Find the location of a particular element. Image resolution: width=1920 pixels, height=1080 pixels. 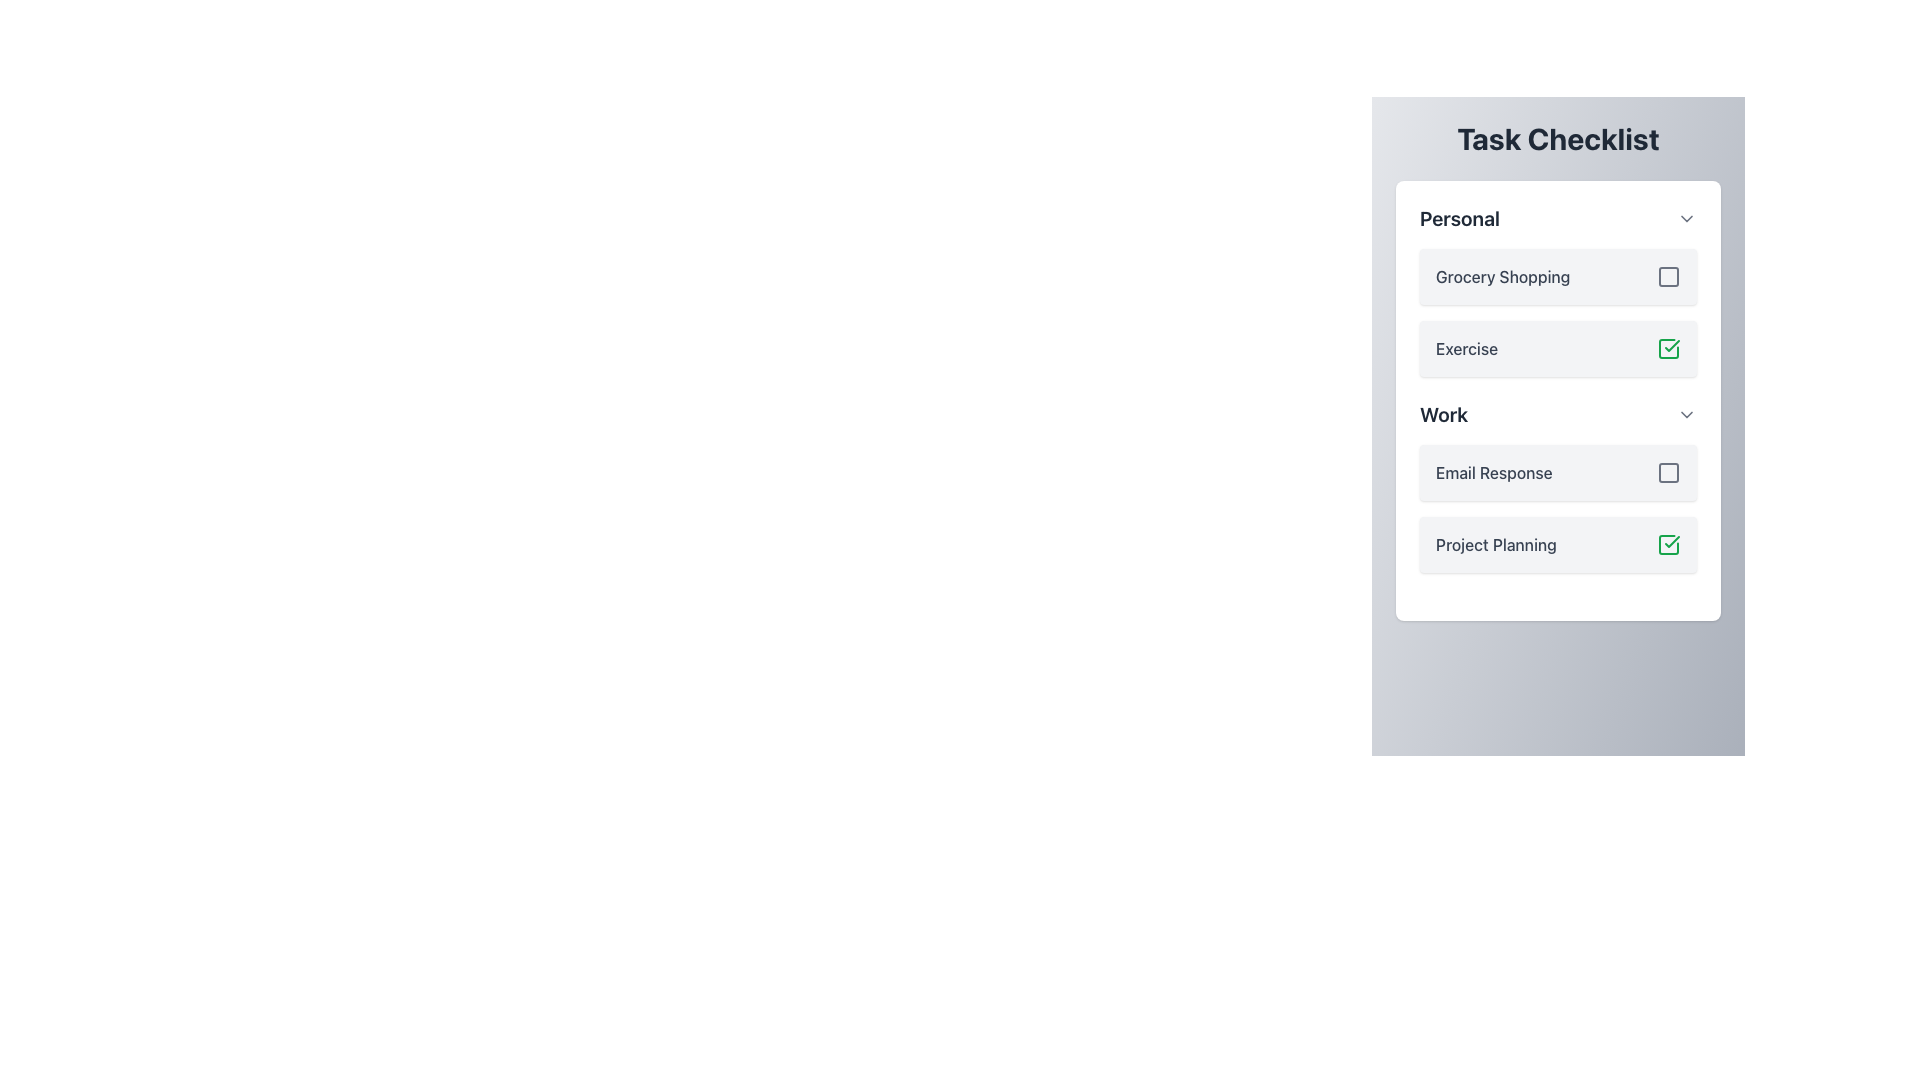

the 'Email Response' checkbox is located at coordinates (1557, 473).